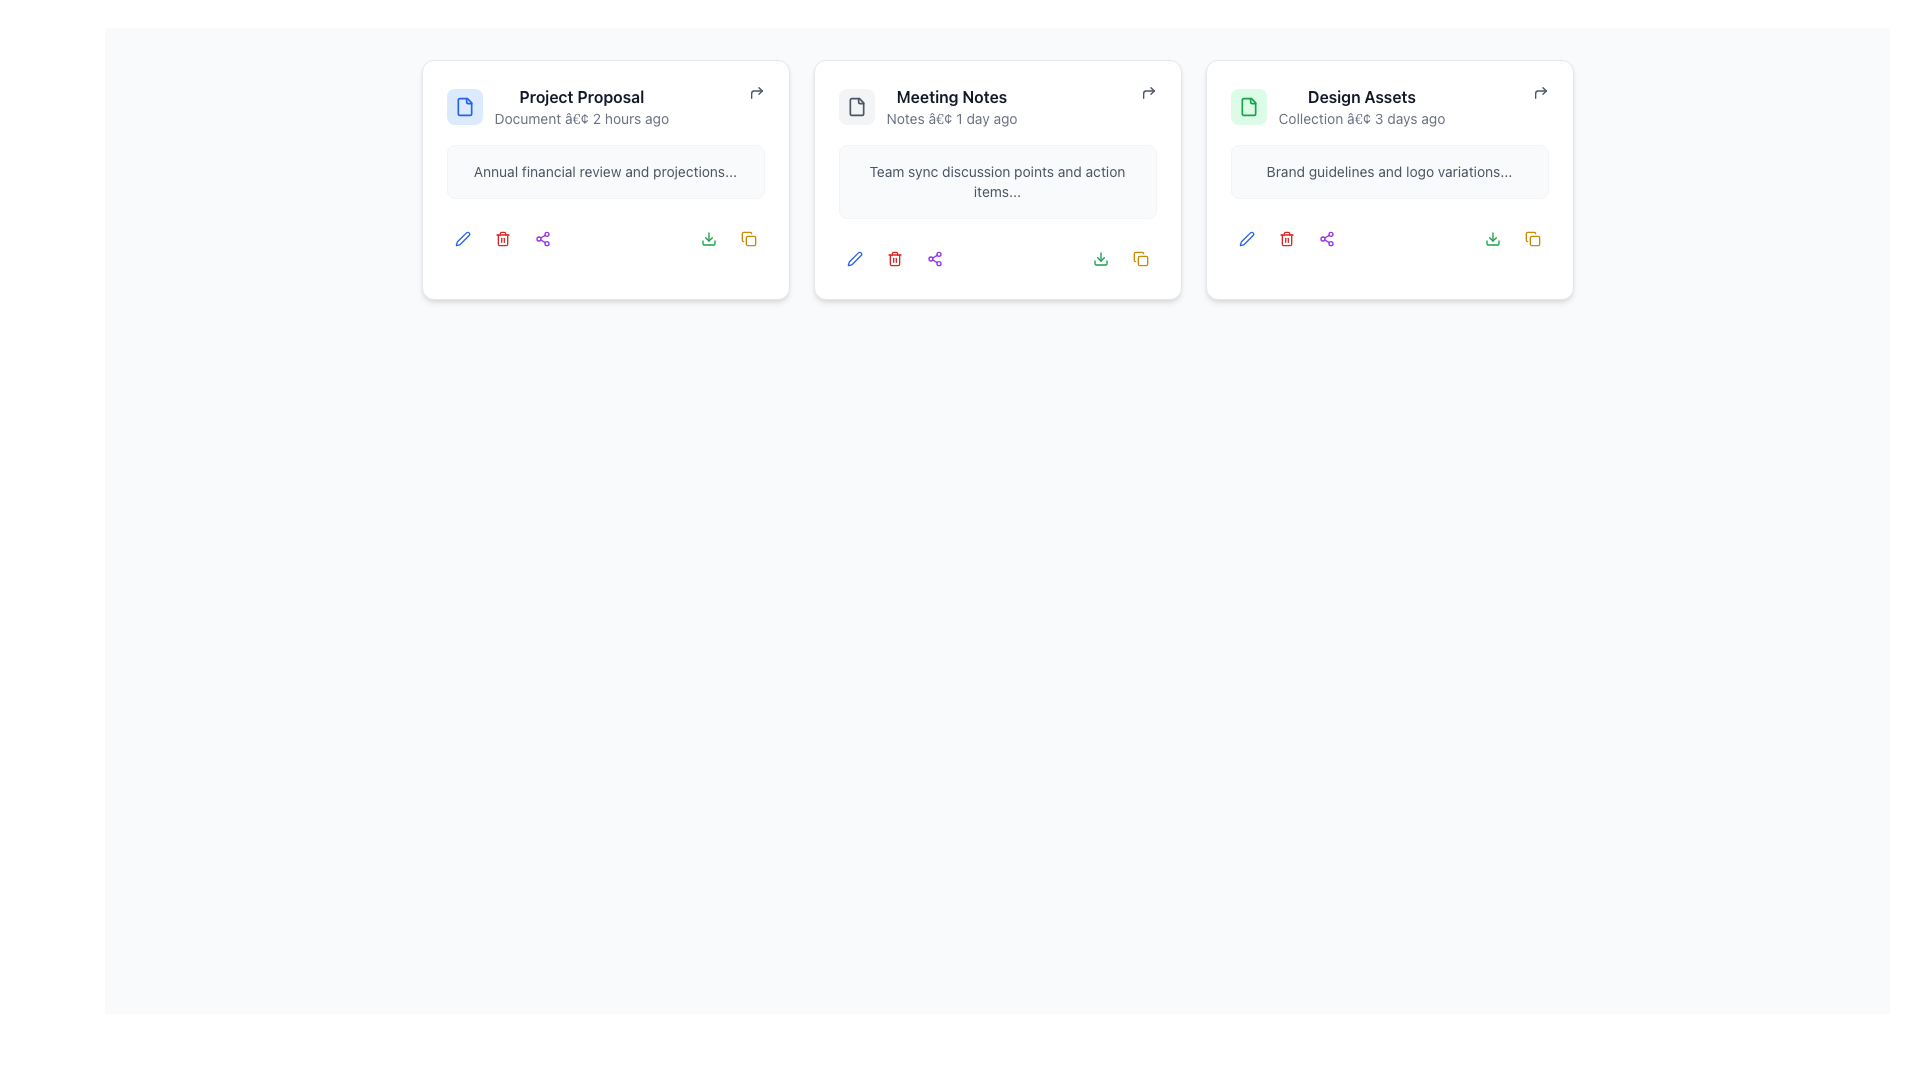 The image size is (1920, 1080). I want to click on the text block that reads 'Annual financial review and projections...' located within the 'Project Proposal' card, which has a light gray background and rounded corners, so click(604, 171).